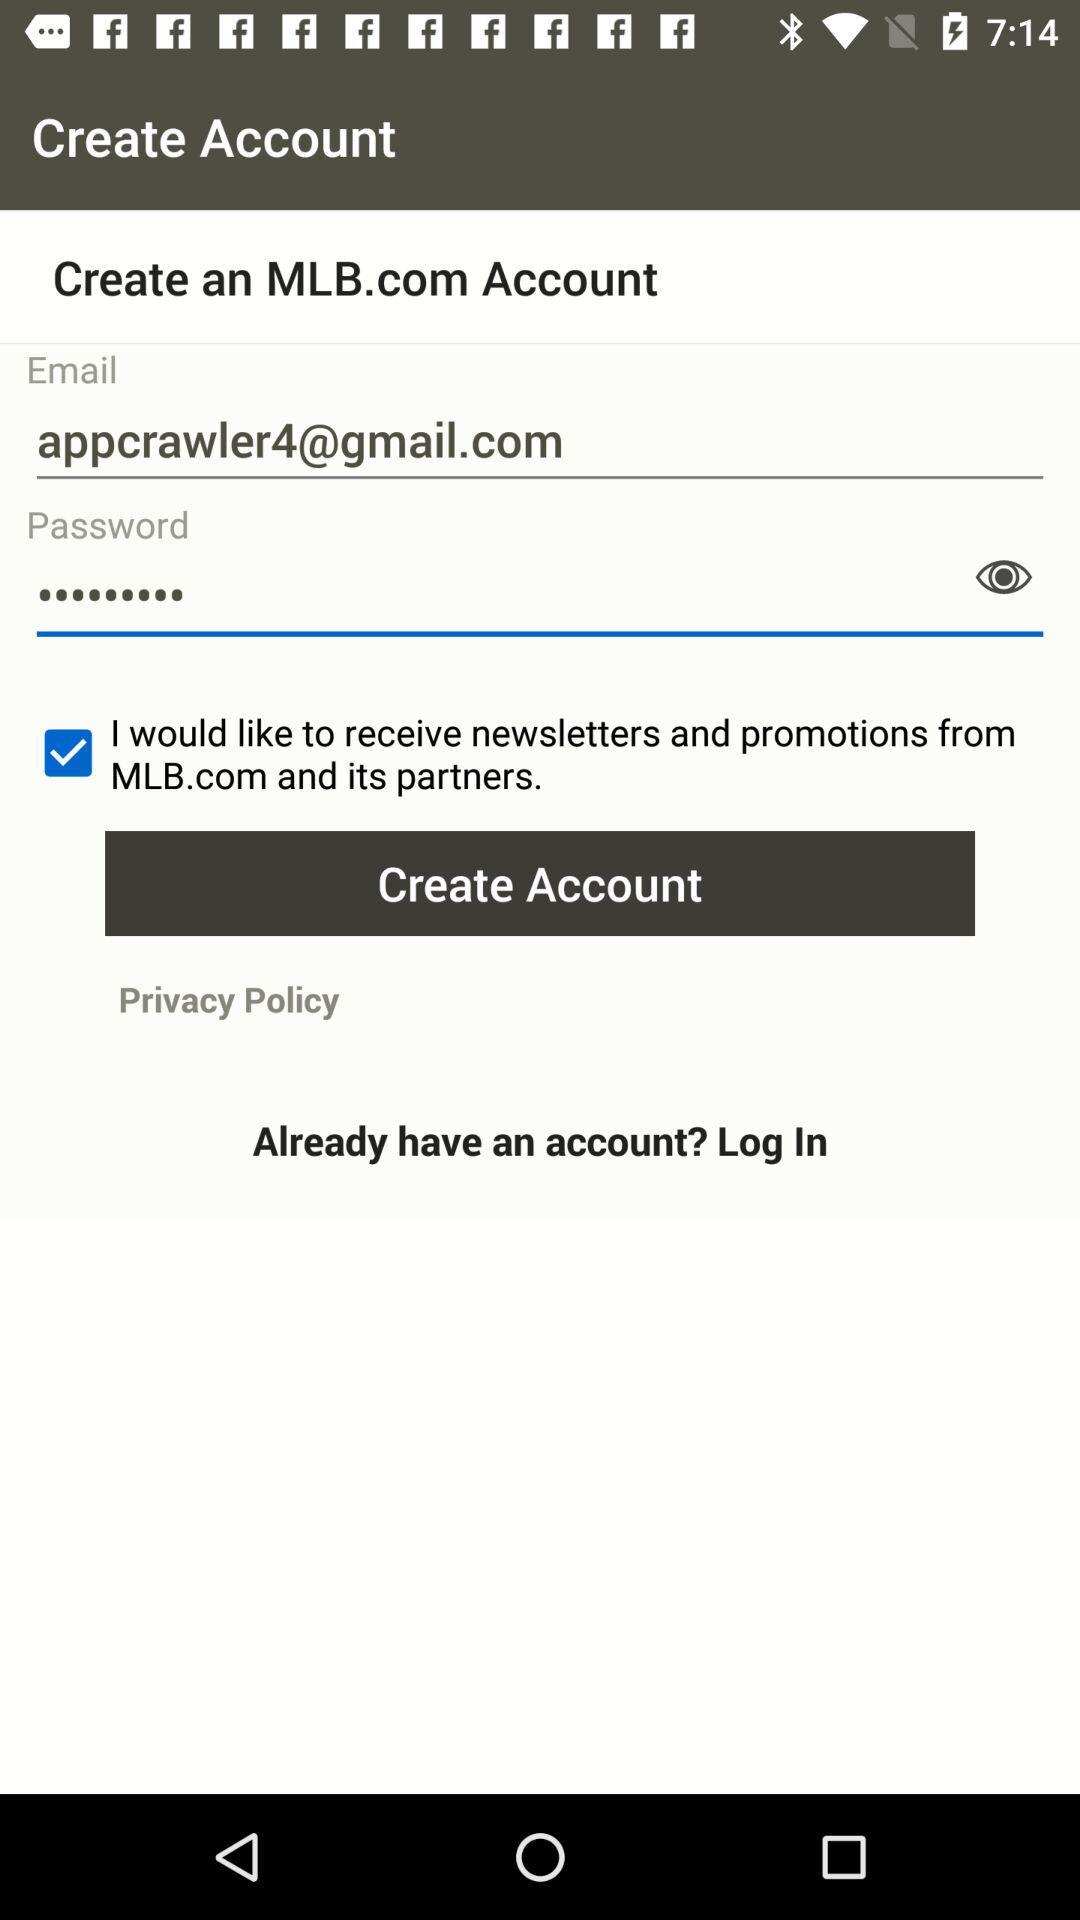 The width and height of the screenshot is (1080, 1920). I want to click on icon, so click(1003, 576).